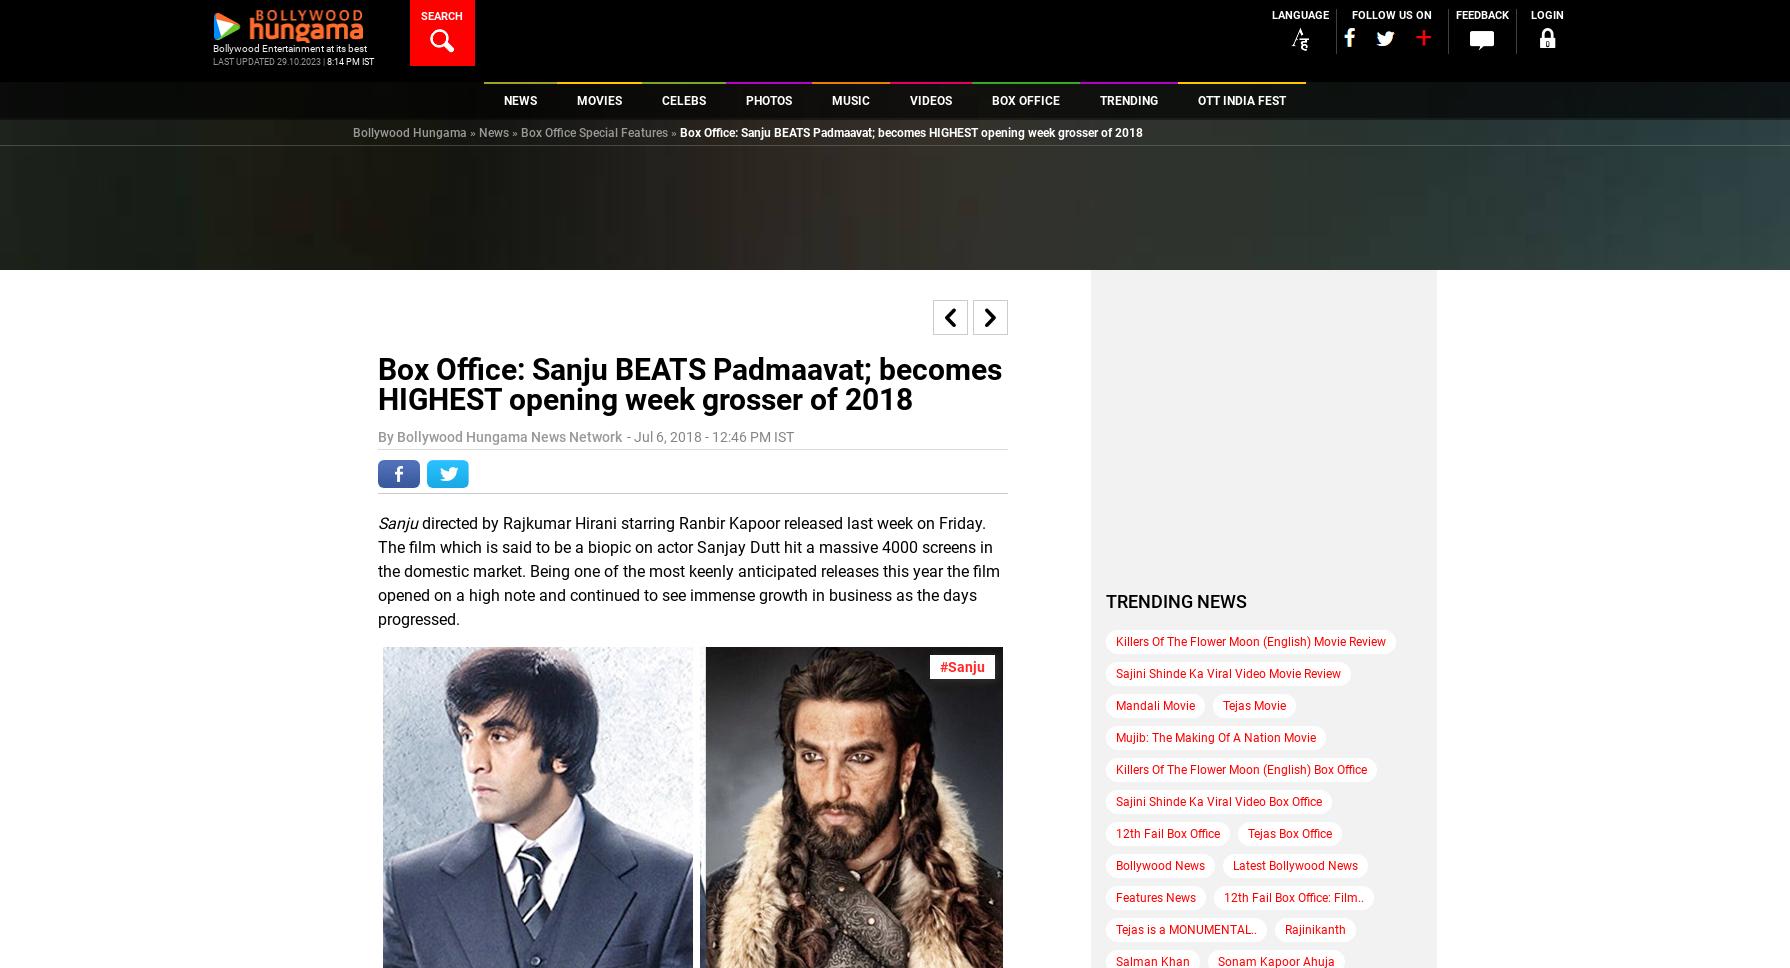 The height and width of the screenshot is (968, 1790). What do you see at coordinates (1293, 897) in the screenshot?
I see `'12th Fail Box Office: Film..'` at bounding box center [1293, 897].